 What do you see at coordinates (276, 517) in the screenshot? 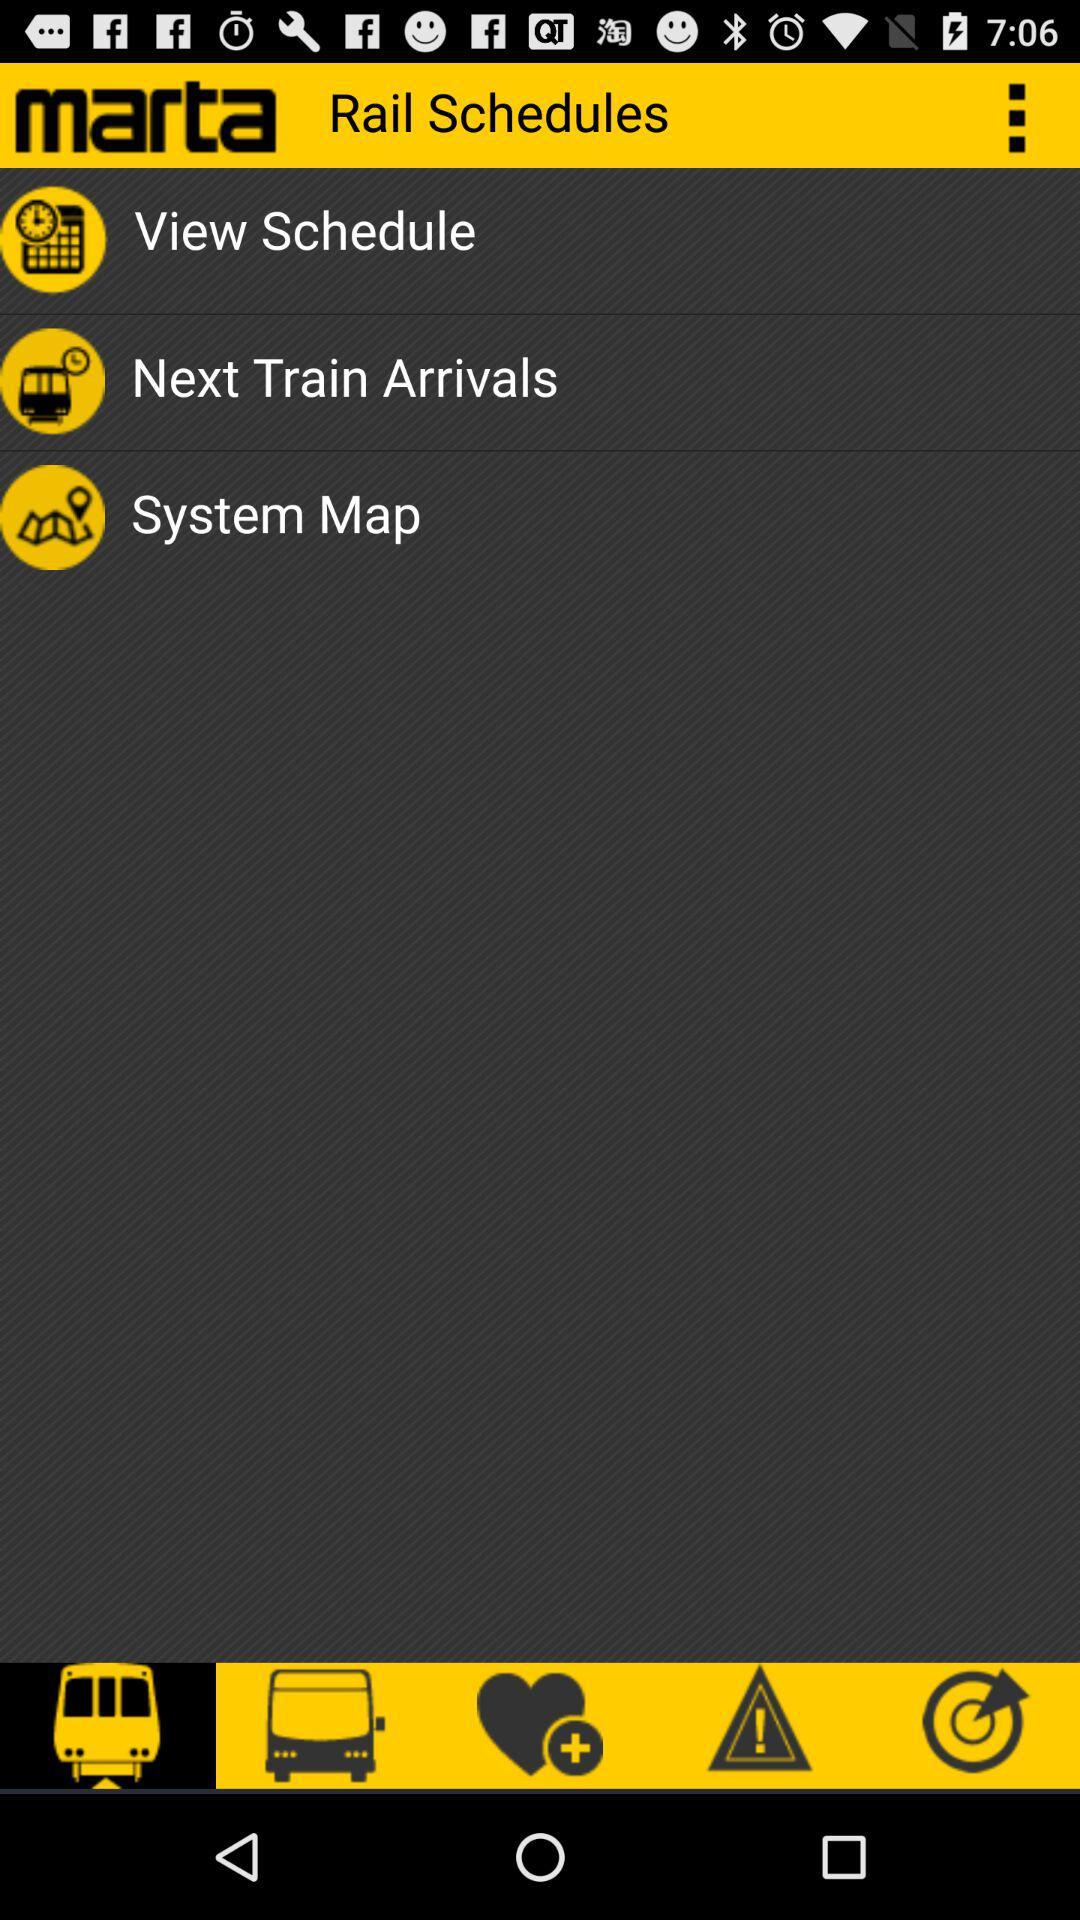
I see `icon below next train arrivals app` at bounding box center [276, 517].